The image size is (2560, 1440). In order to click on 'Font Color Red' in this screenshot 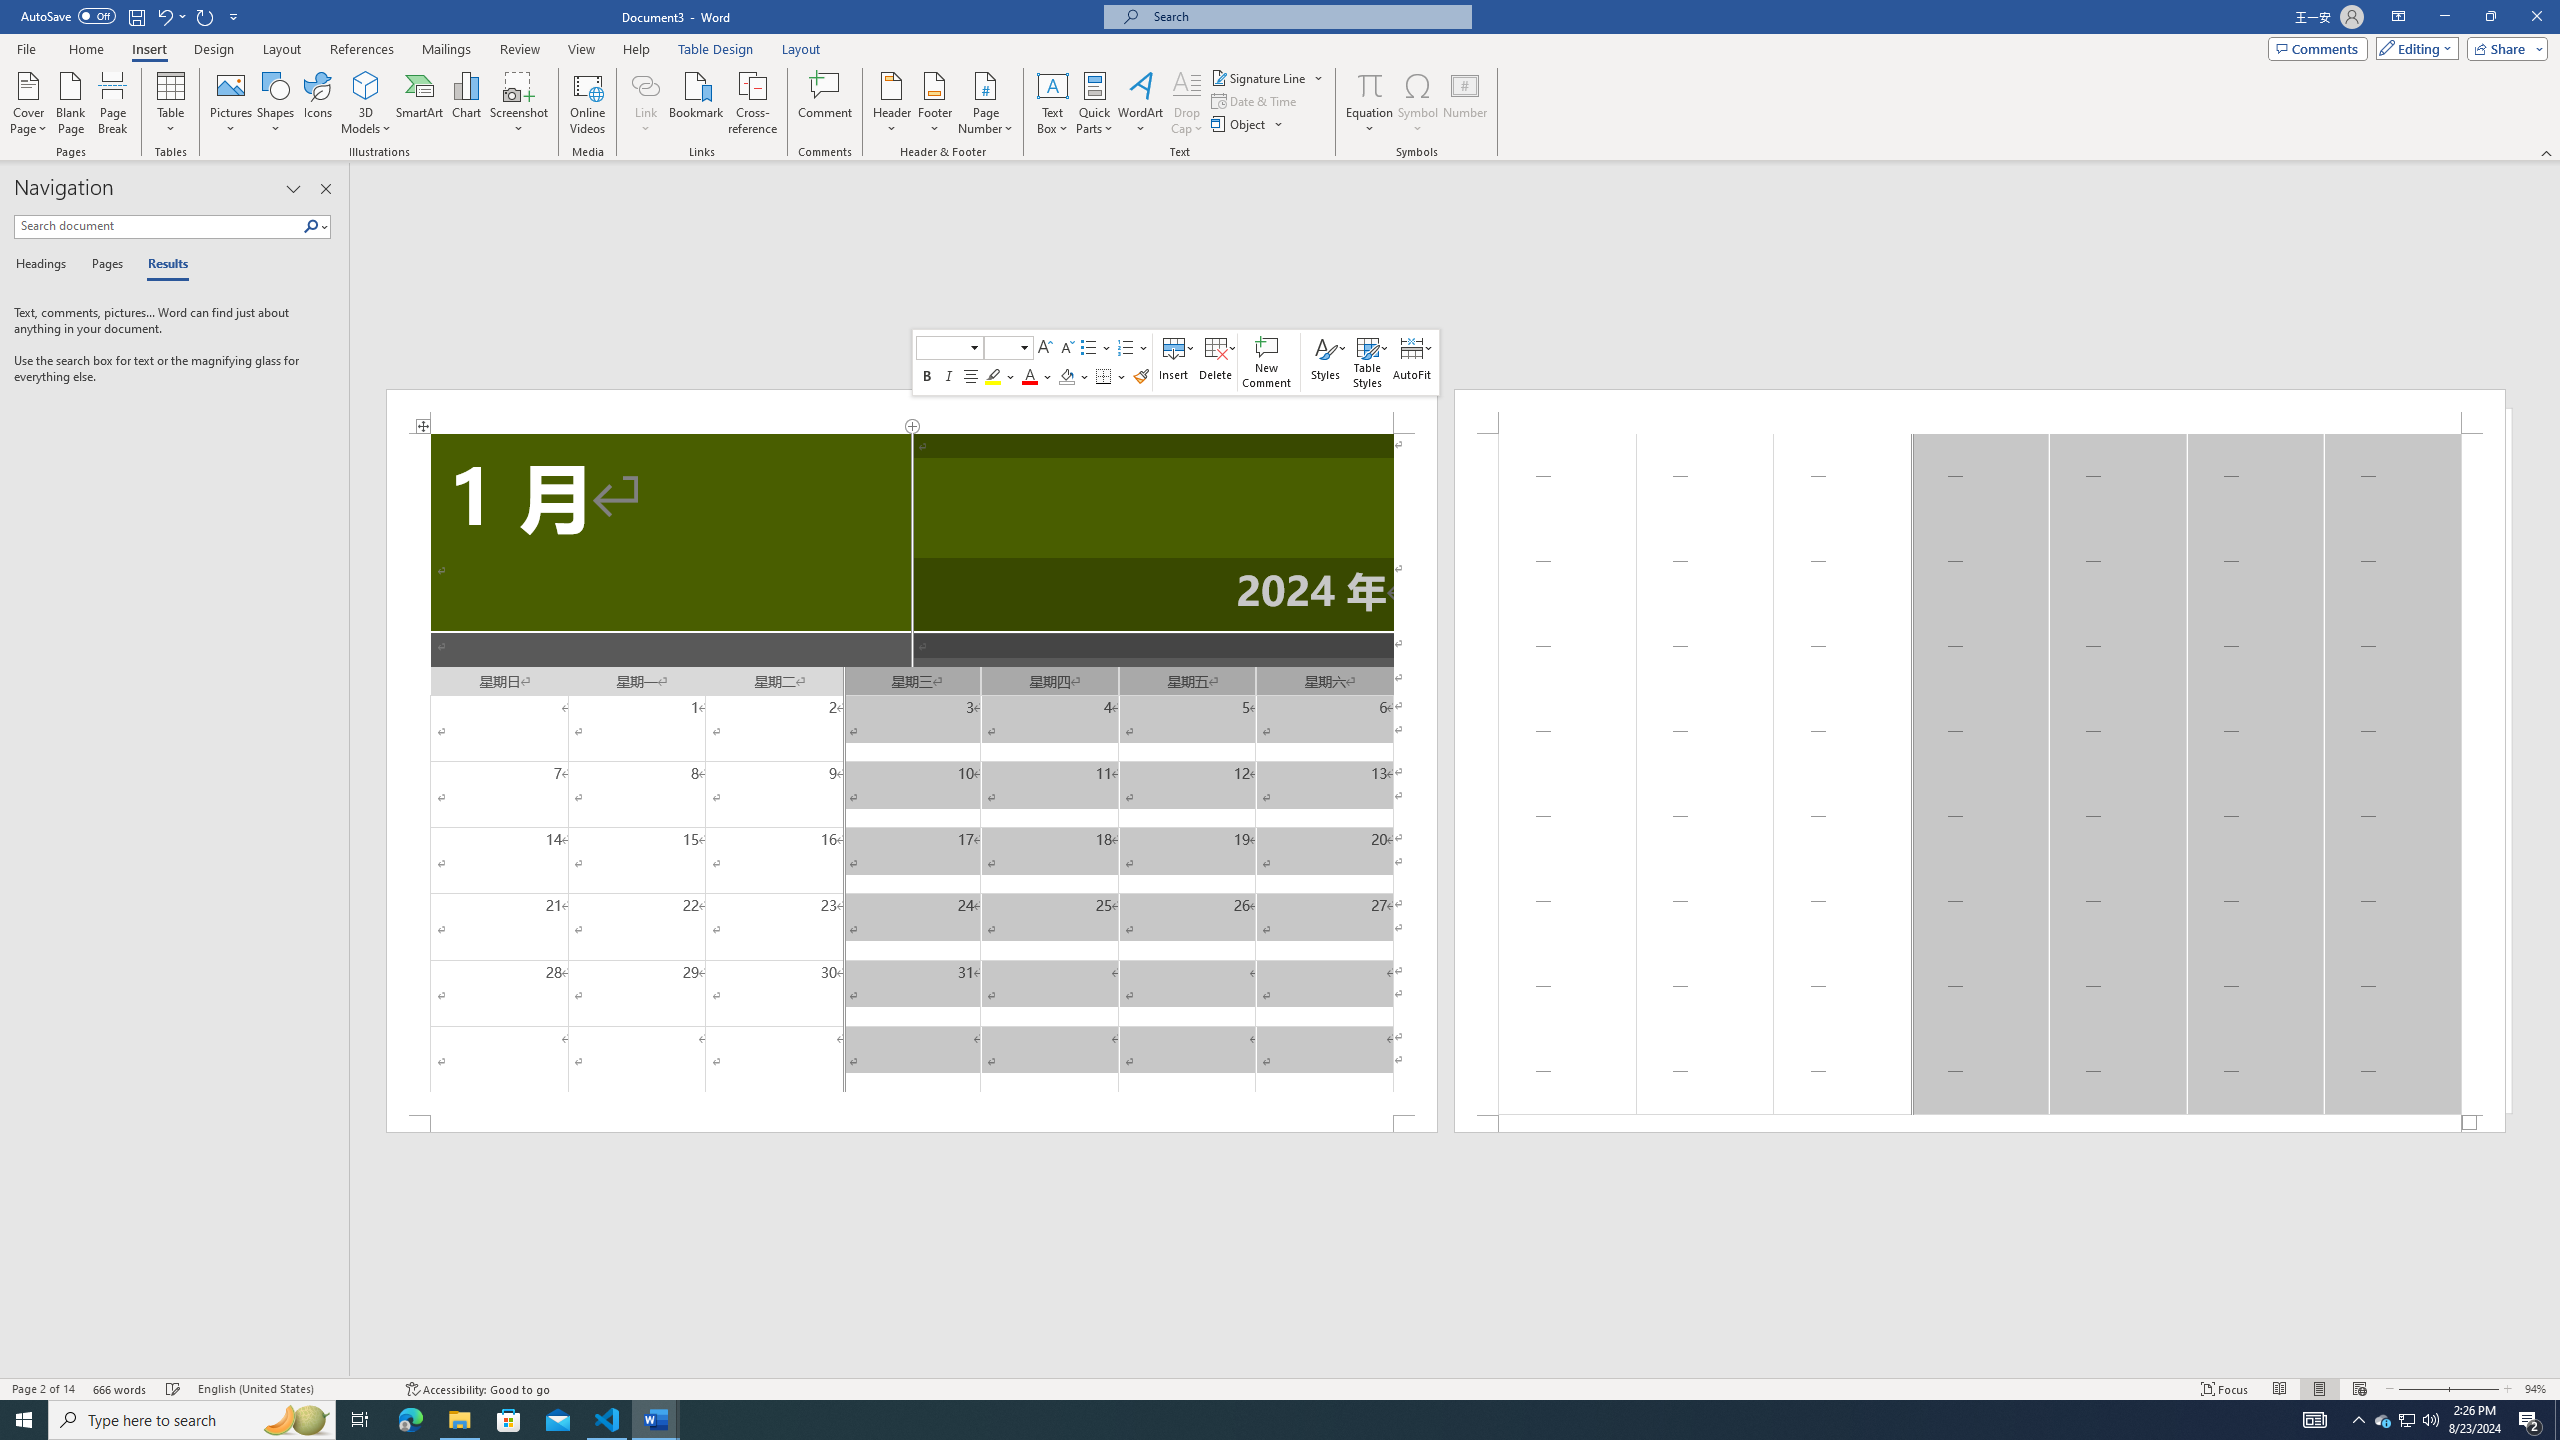, I will do `click(1030, 375)`.